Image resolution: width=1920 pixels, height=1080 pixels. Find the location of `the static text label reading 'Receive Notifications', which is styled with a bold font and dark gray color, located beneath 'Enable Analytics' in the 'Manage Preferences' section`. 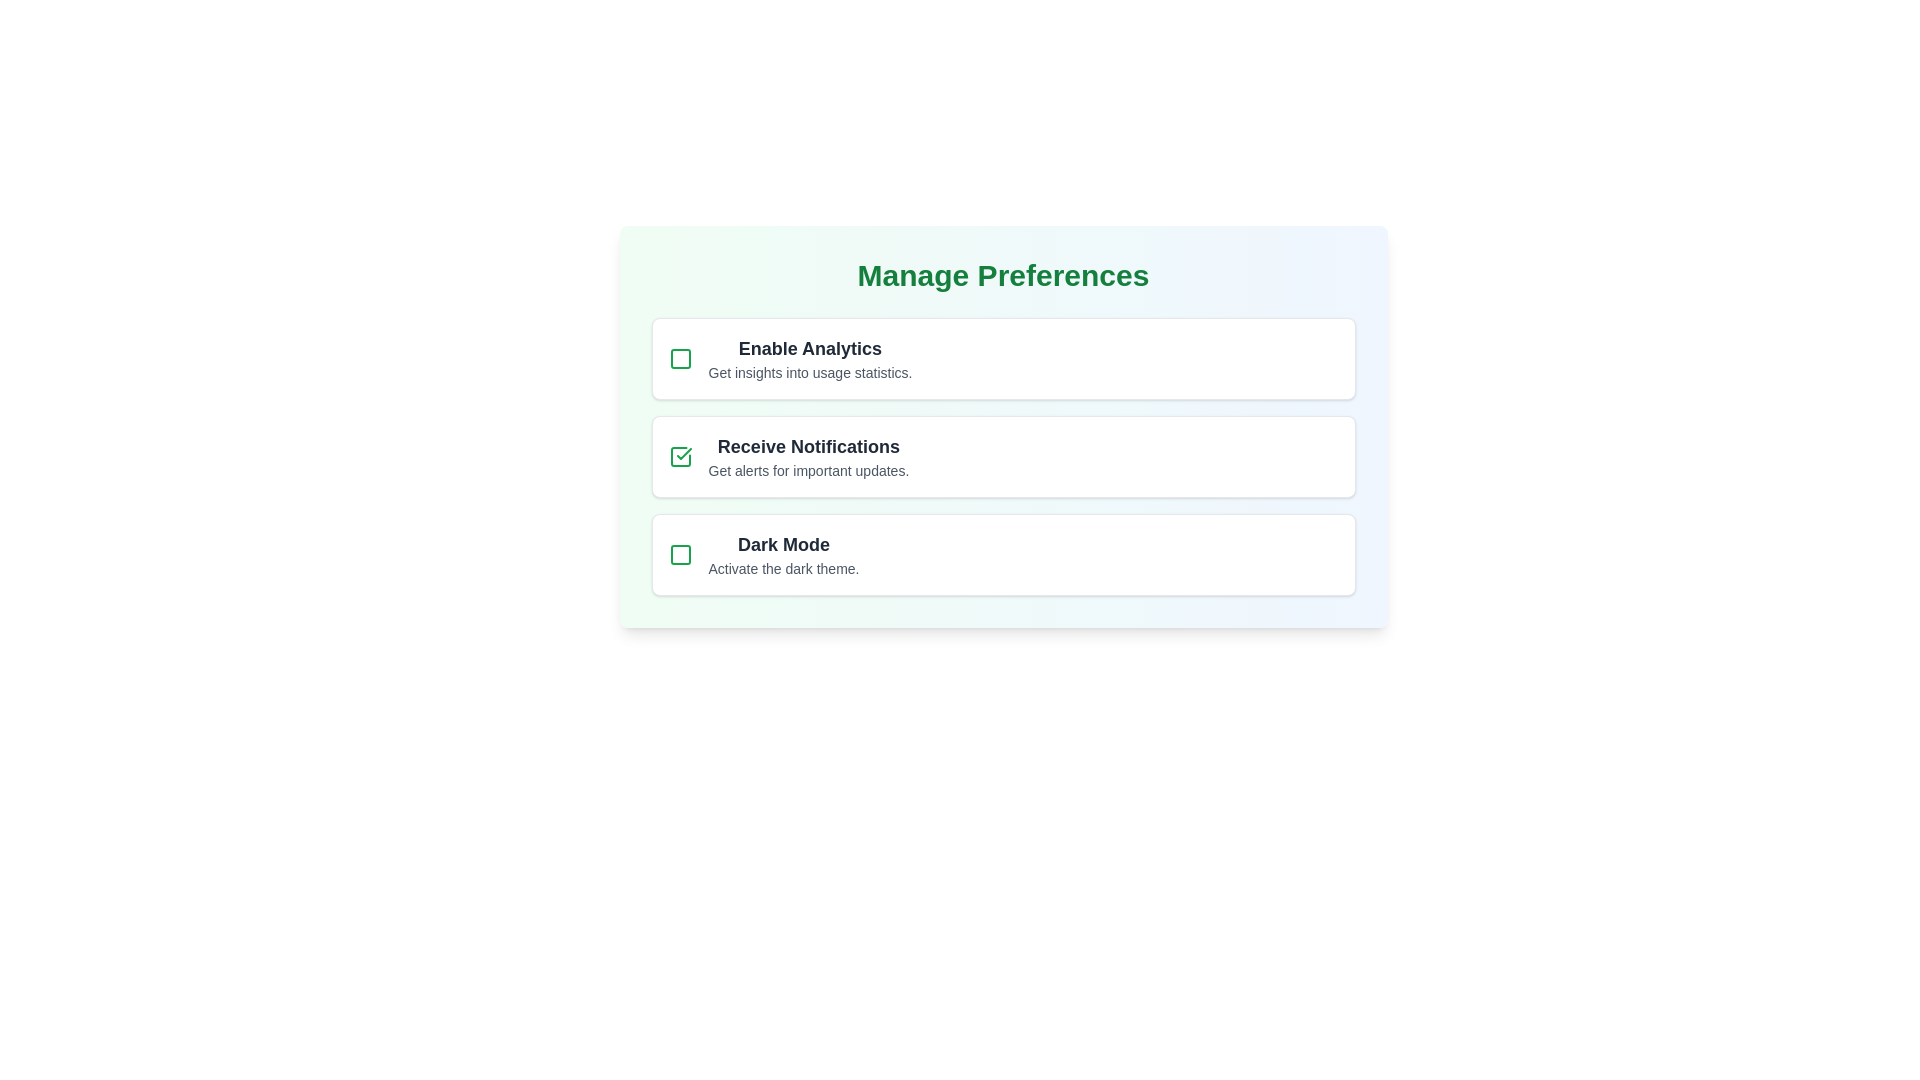

the static text label reading 'Receive Notifications', which is styled with a bold font and dark gray color, located beneath 'Enable Analytics' in the 'Manage Preferences' section is located at coordinates (808, 446).